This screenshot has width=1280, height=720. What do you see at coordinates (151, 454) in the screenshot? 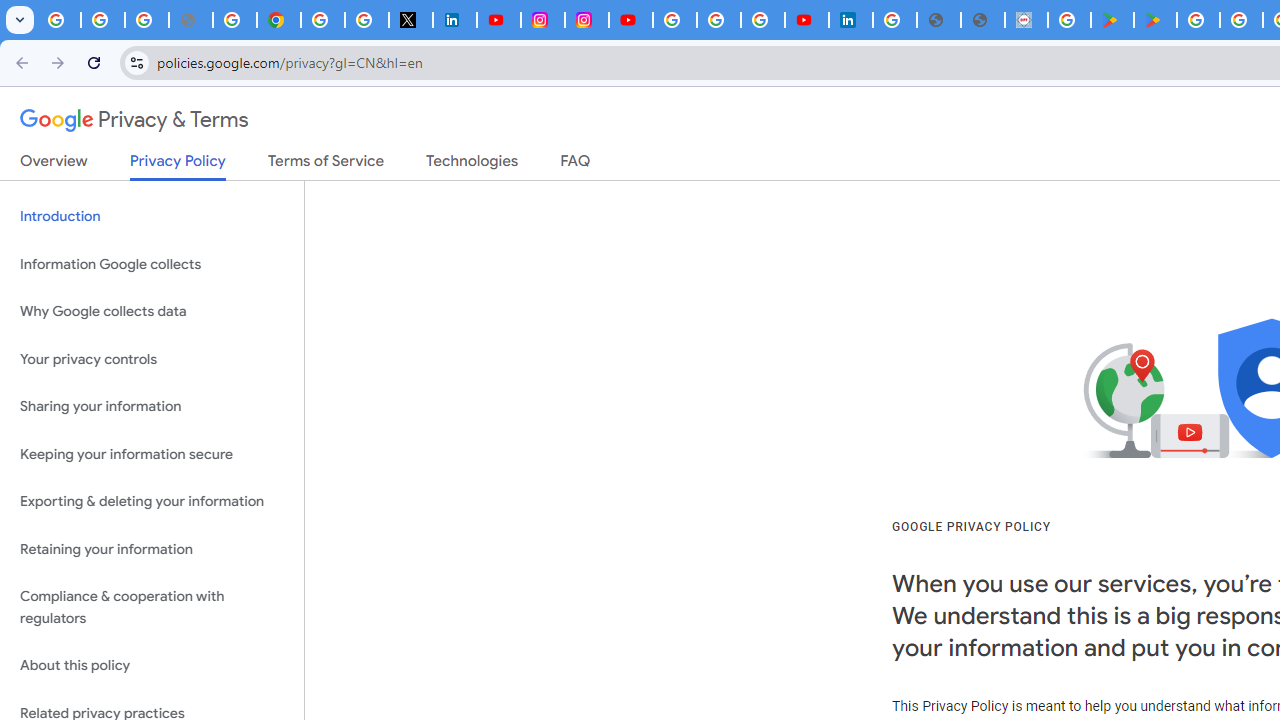
I see `'Keeping your information secure'` at bounding box center [151, 454].